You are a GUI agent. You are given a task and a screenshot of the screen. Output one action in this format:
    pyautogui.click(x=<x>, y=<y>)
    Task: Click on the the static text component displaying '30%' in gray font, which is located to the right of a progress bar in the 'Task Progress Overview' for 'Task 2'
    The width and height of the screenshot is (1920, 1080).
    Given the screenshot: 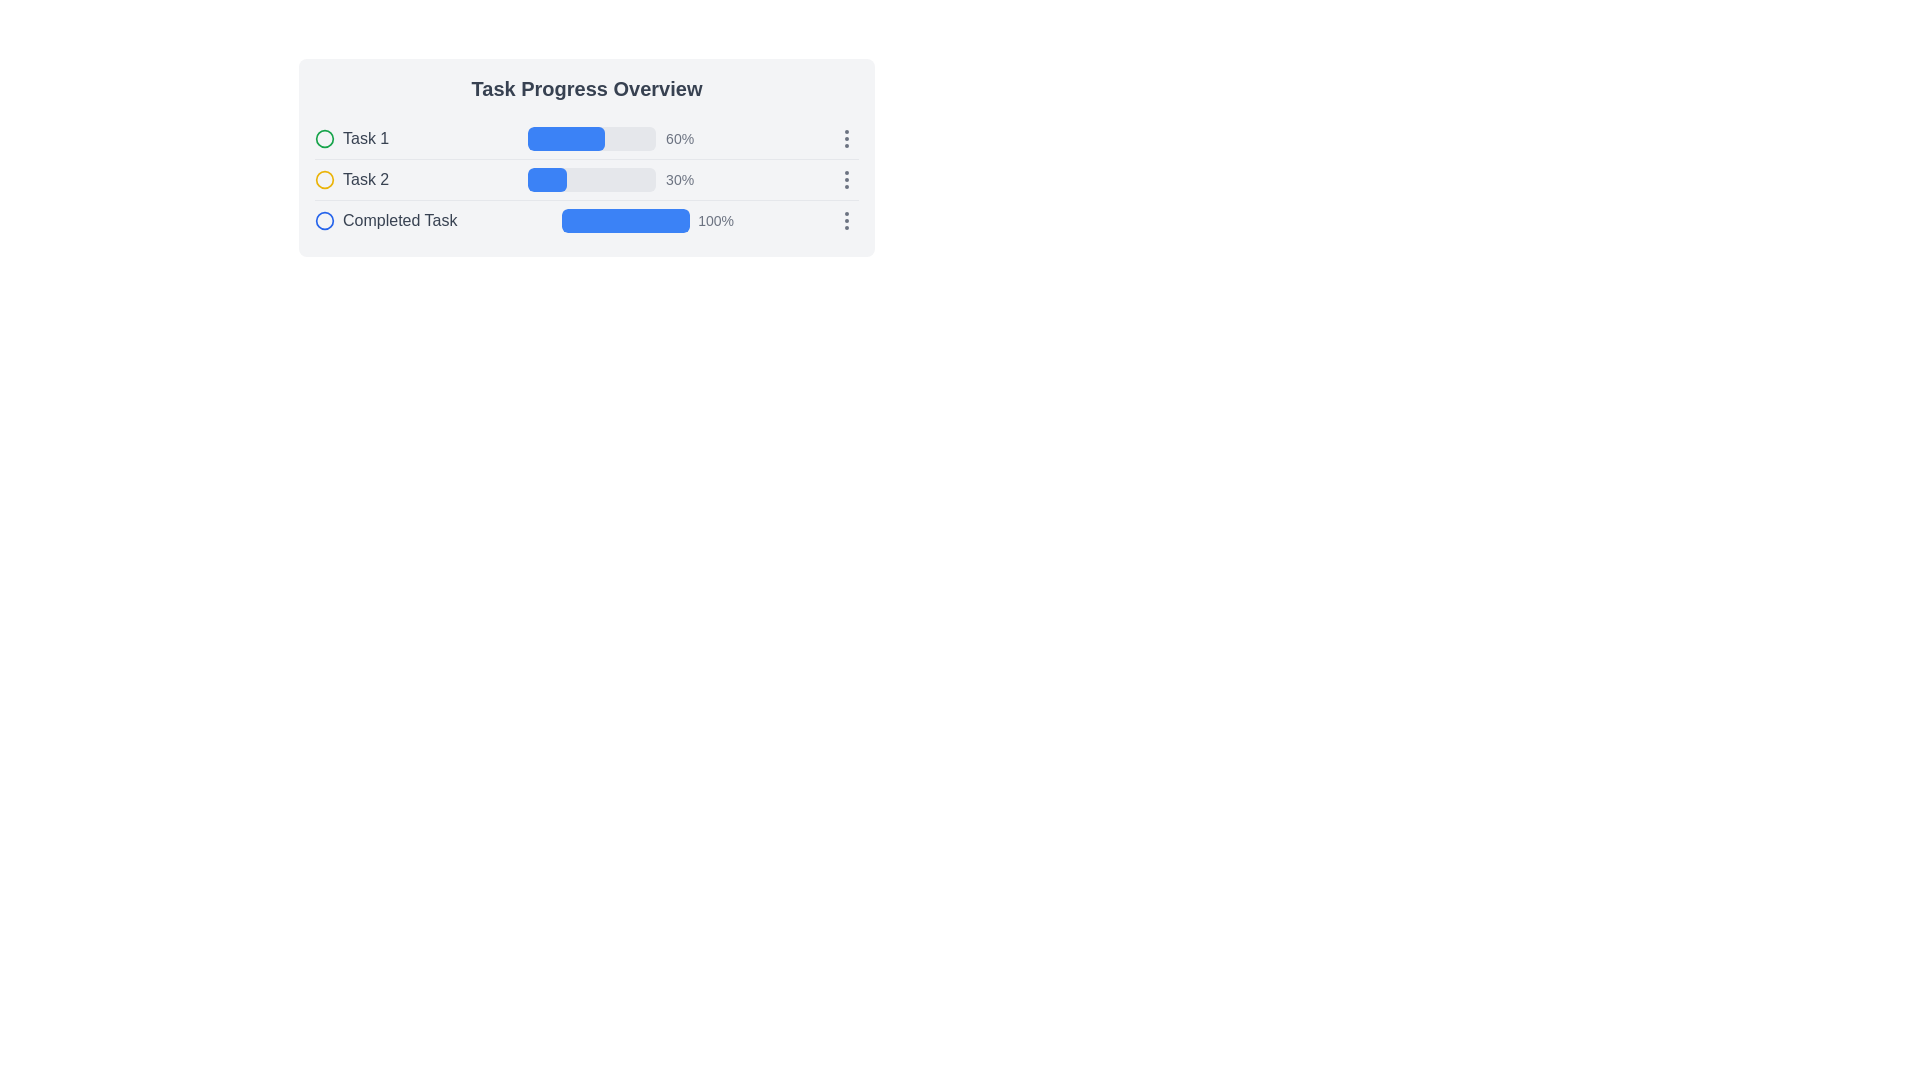 What is the action you would take?
    pyautogui.click(x=680, y=180)
    